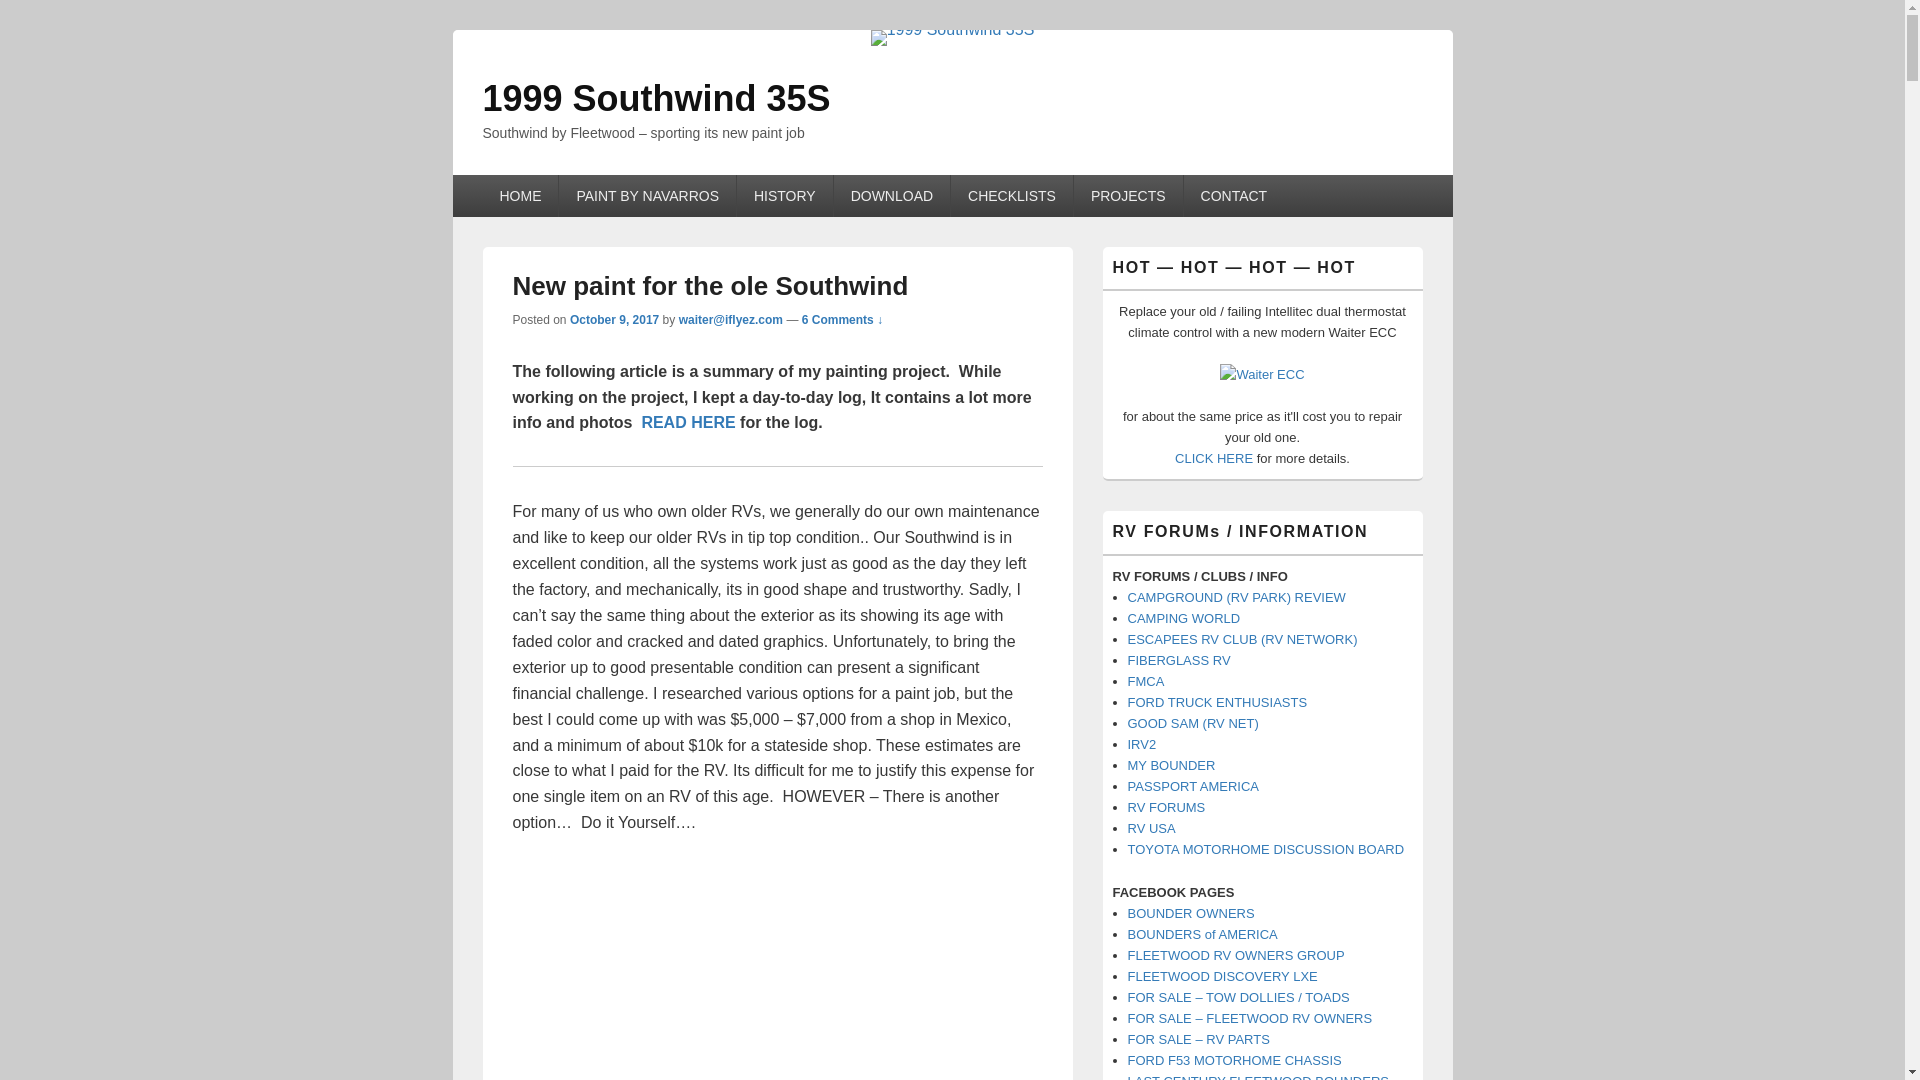  I want to click on 'CLICK HERE', so click(1213, 458).